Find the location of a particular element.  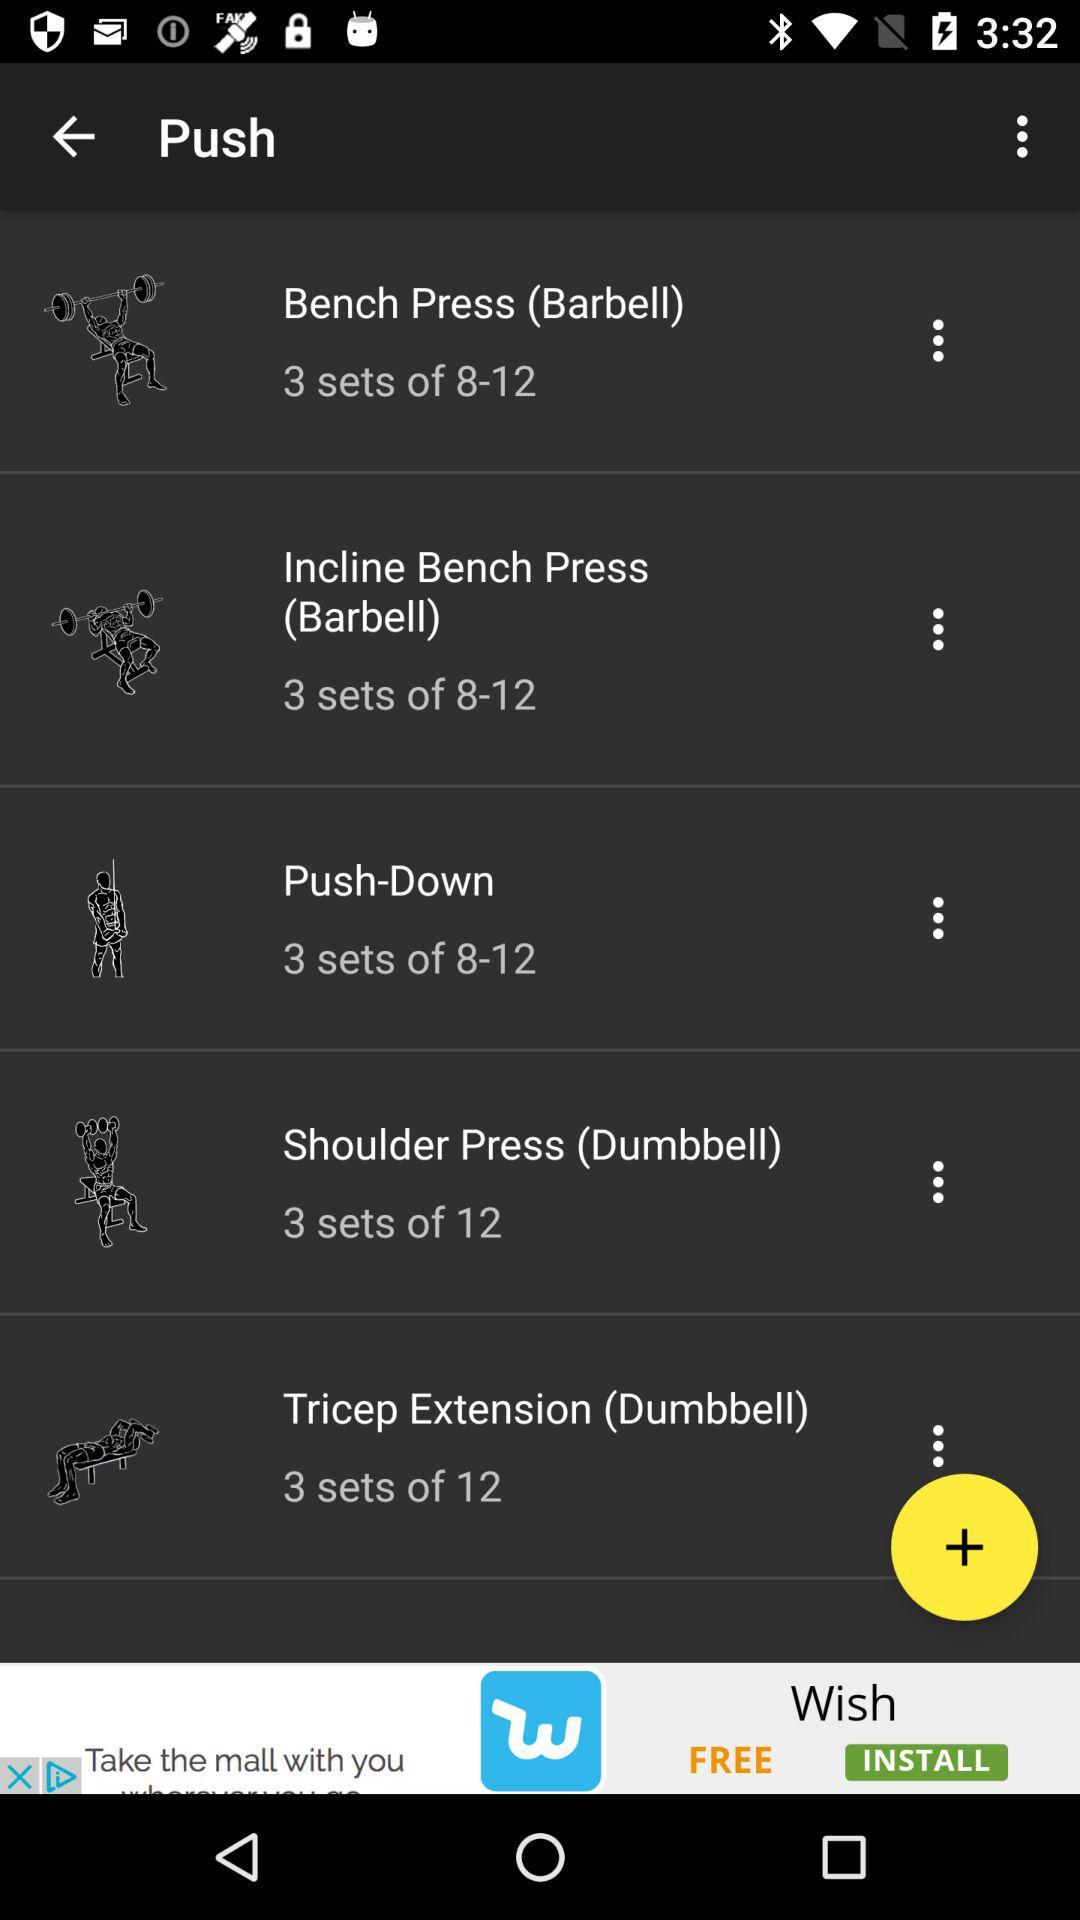

option is located at coordinates (938, 916).